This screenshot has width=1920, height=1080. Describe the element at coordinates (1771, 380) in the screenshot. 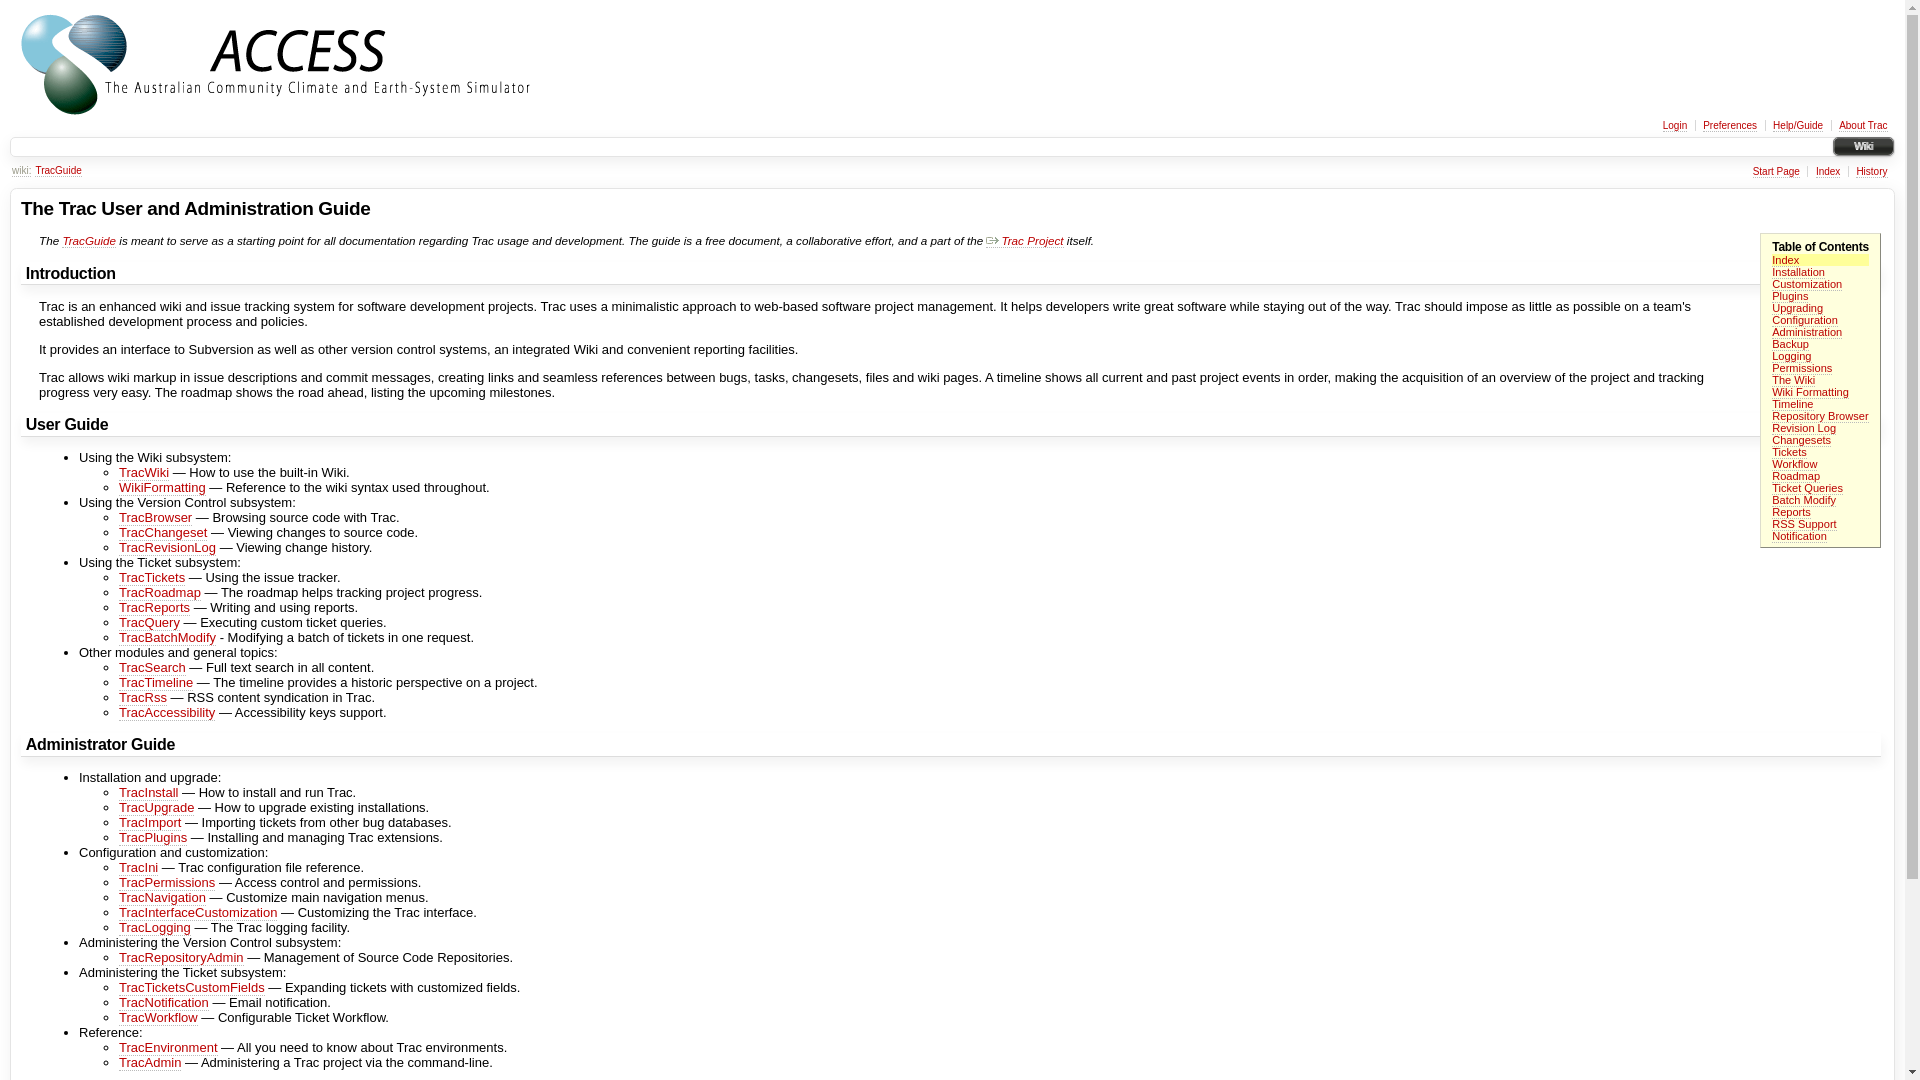

I see `'The Wiki'` at that location.